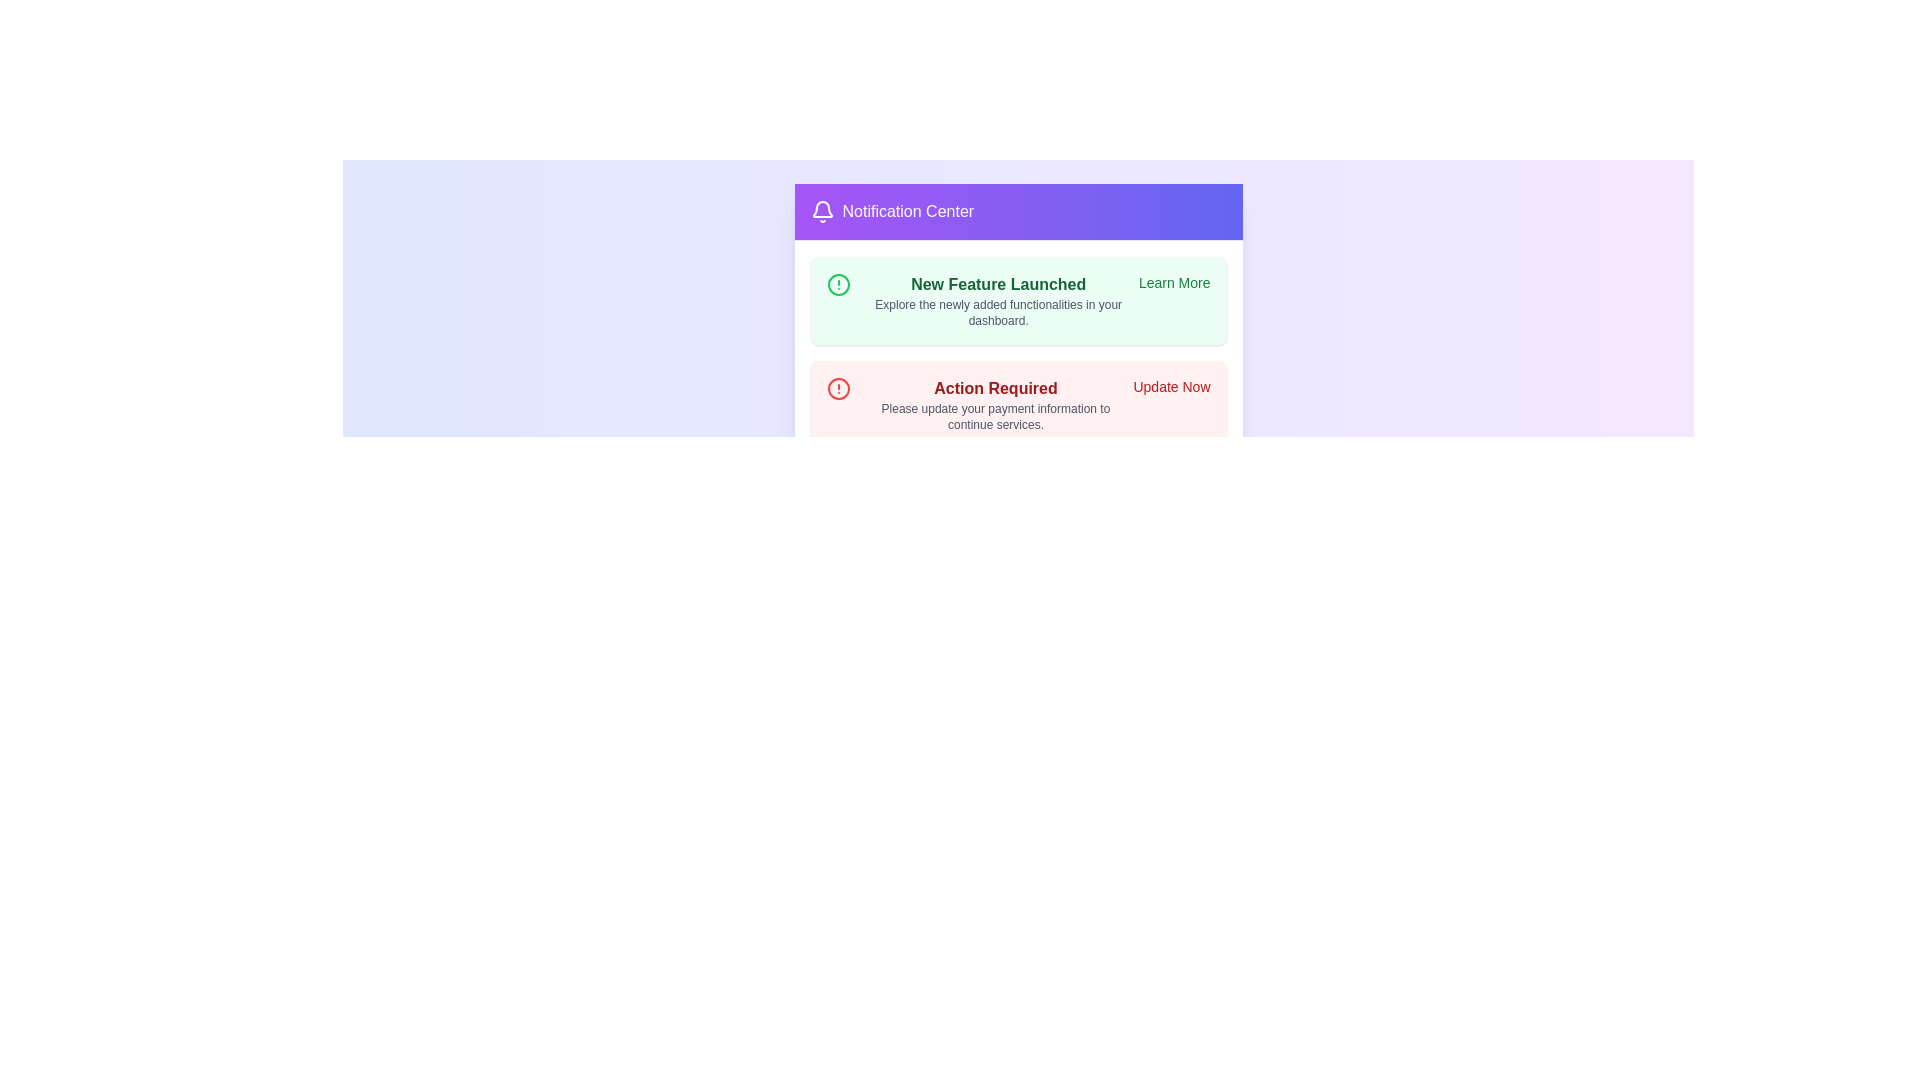  Describe the element at coordinates (995, 415) in the screenshot. I see `text block that contains the message 'Please update your payment information to continue services.' located under the 'Action Required' heading within the notification card` at that location.